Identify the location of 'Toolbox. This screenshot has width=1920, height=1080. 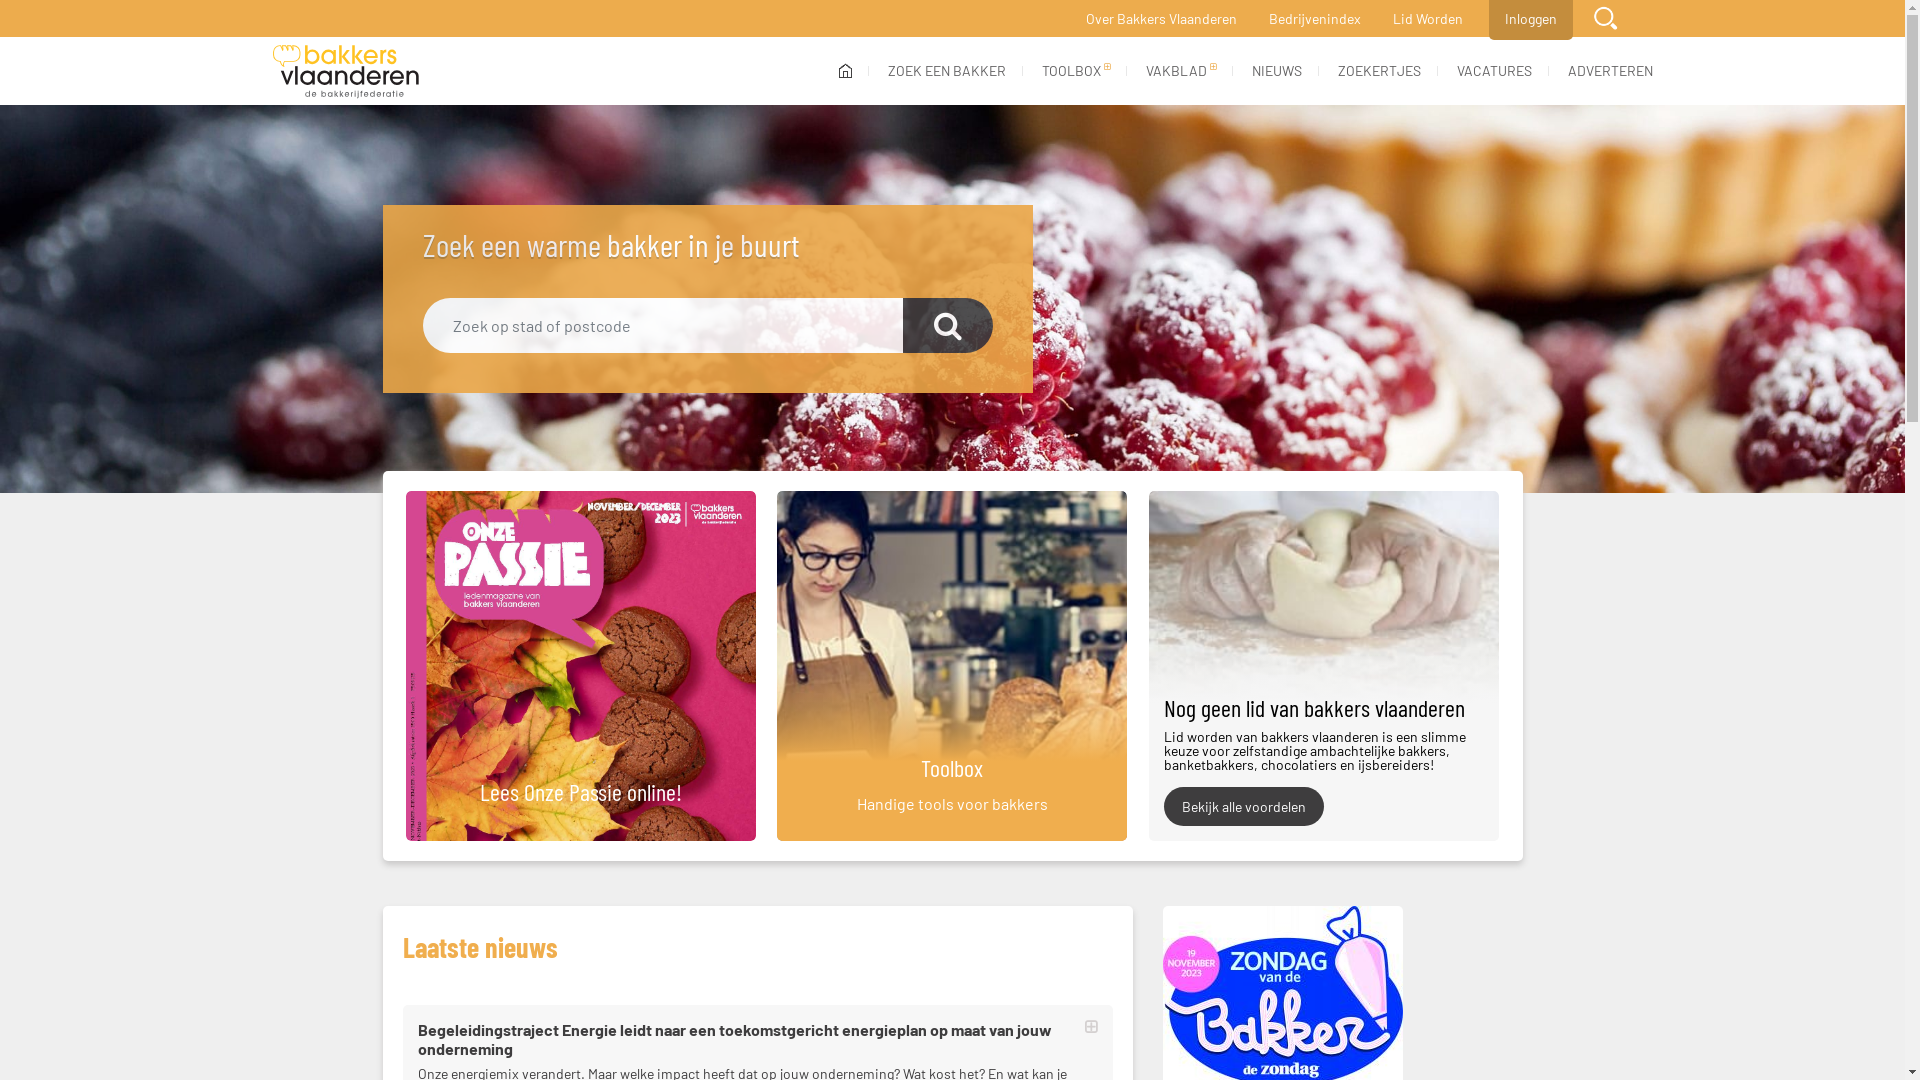
(766, 666).